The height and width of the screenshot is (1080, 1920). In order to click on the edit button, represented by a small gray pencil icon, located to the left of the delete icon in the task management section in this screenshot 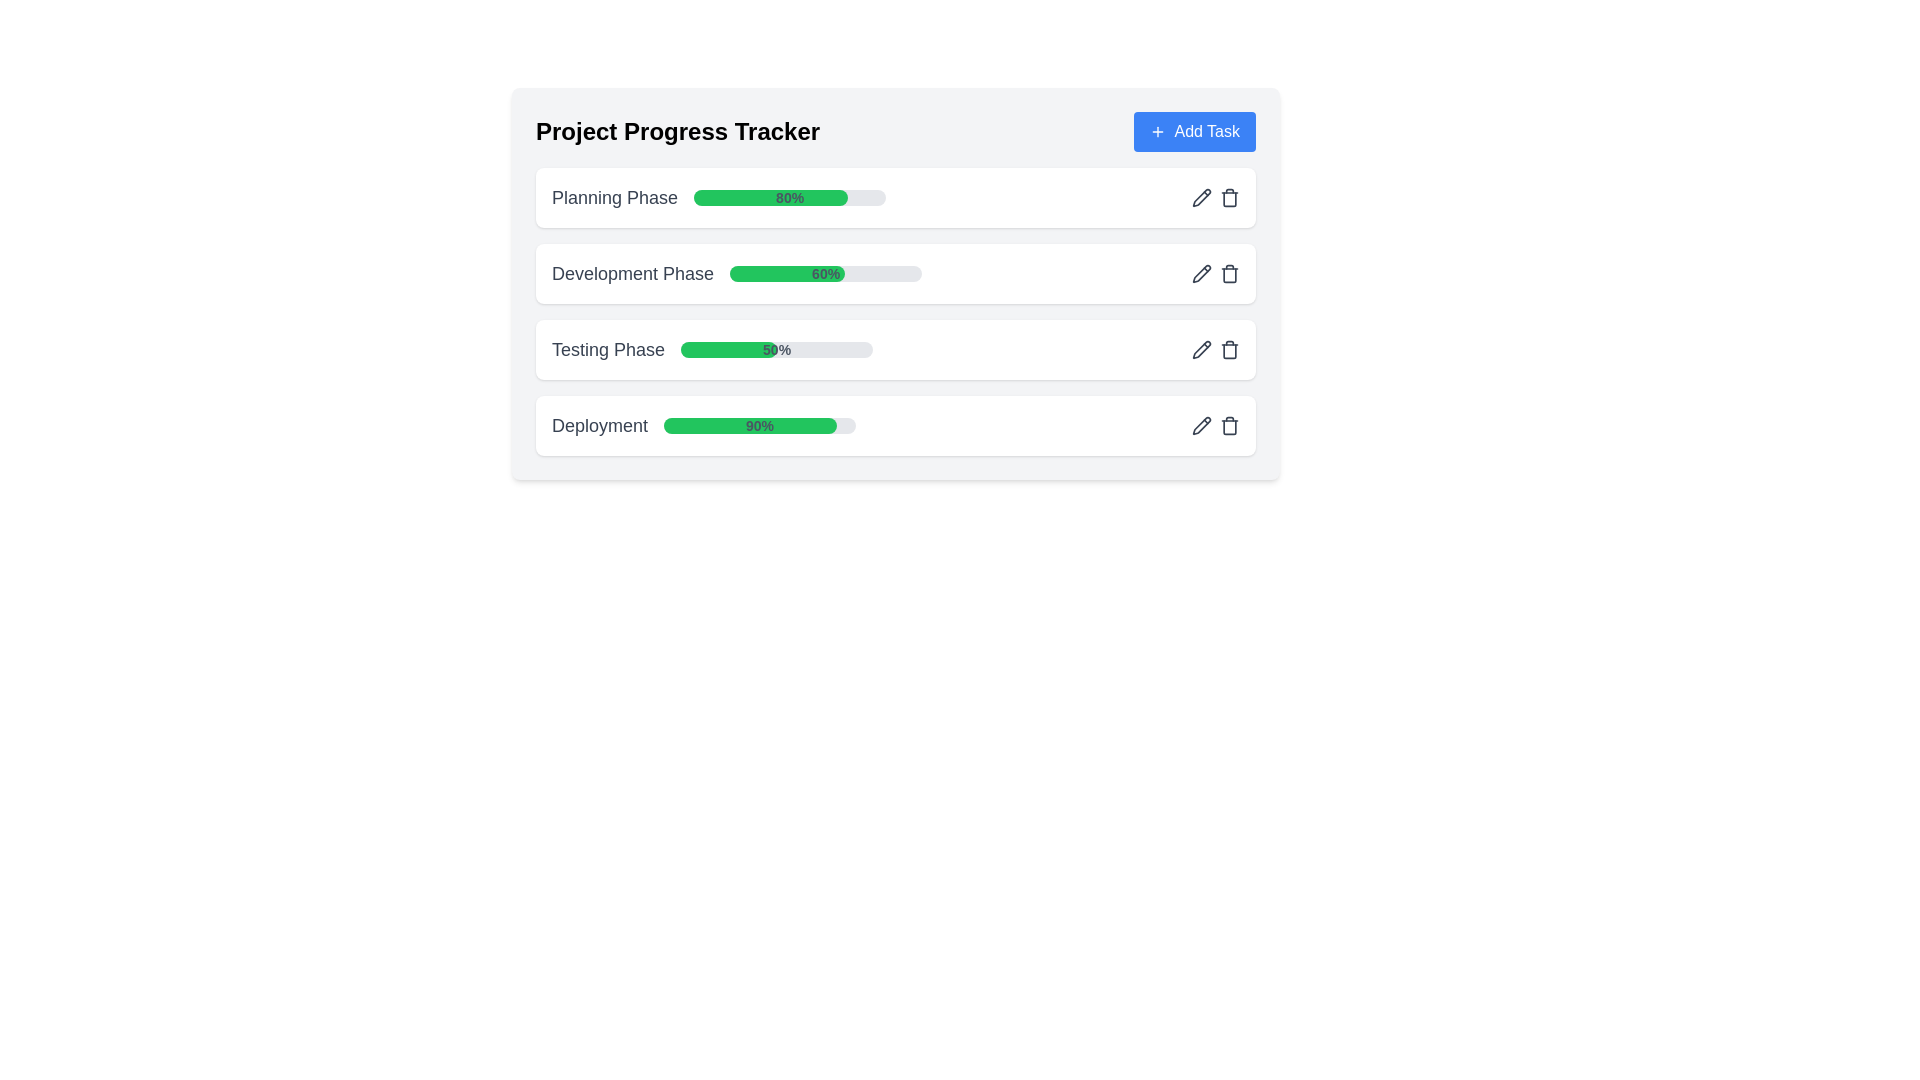, I will do `click(1200, 424)`.